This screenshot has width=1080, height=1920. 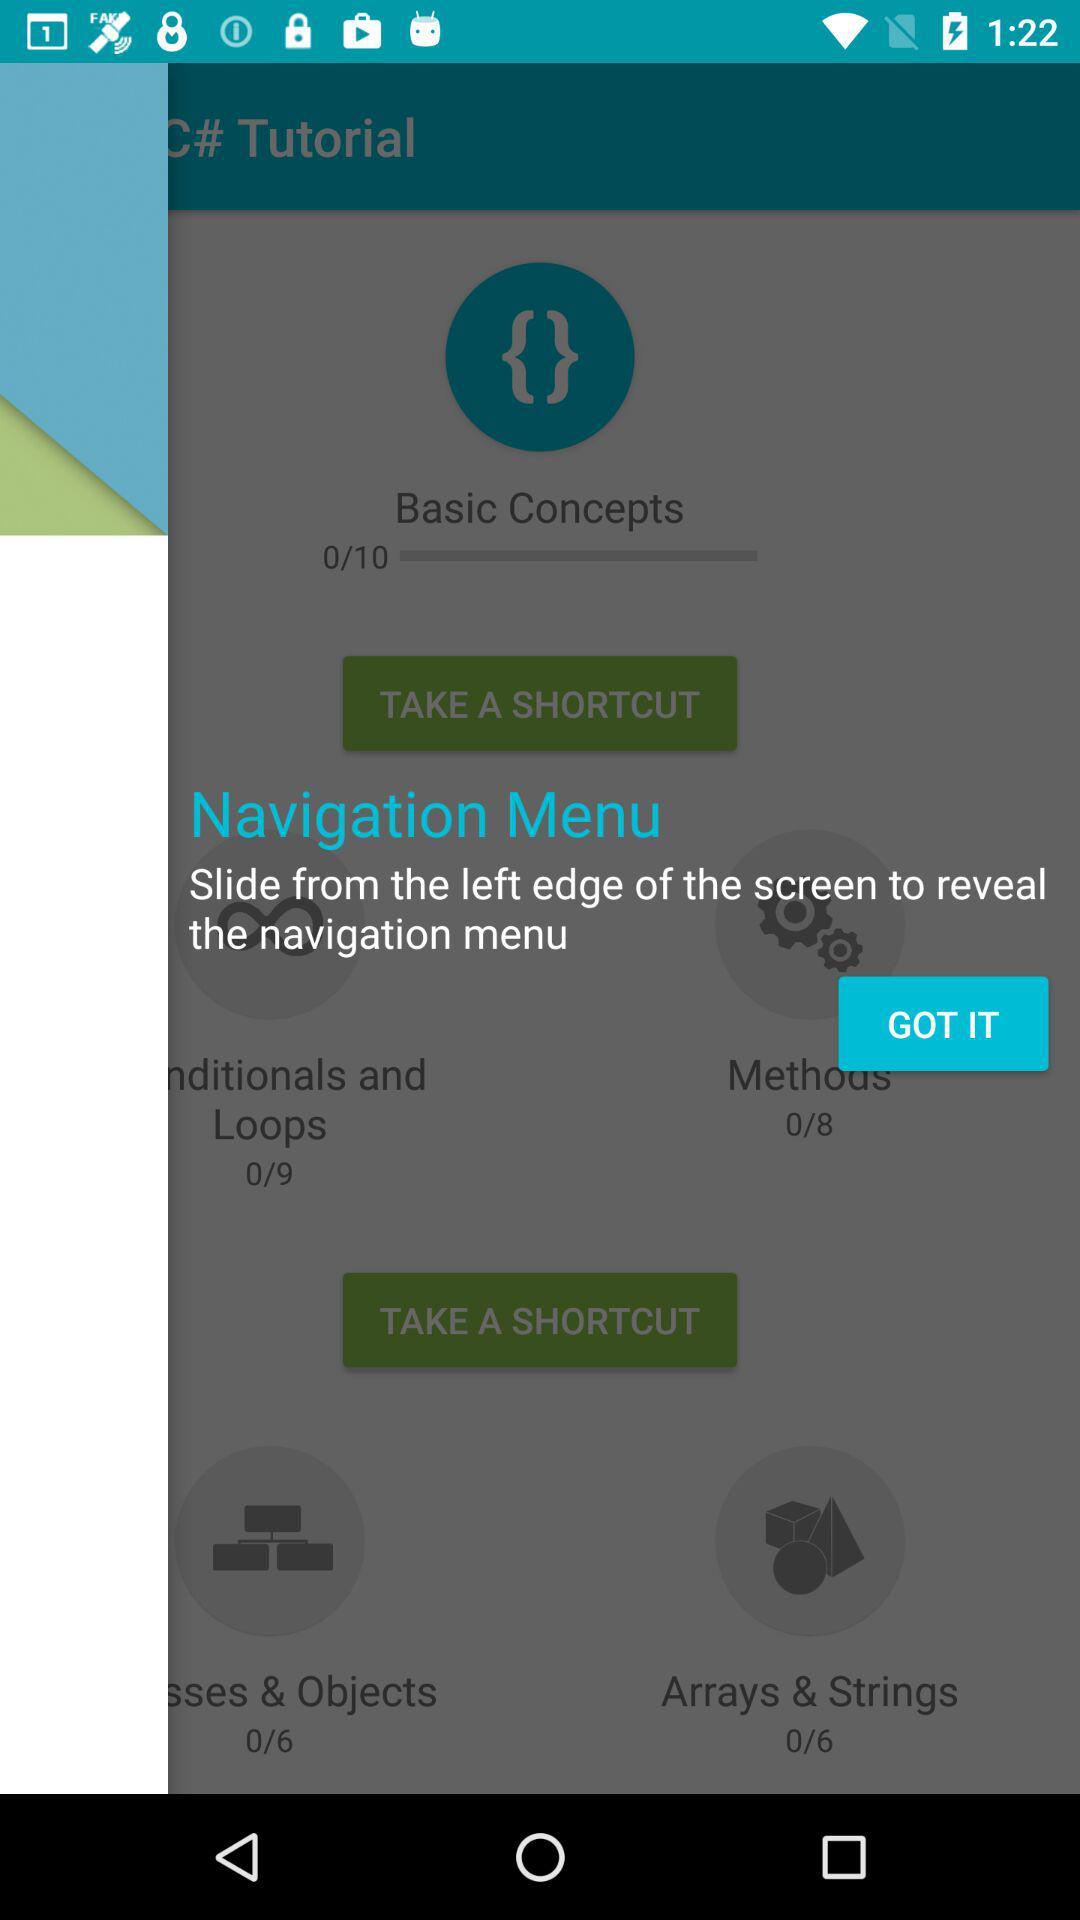 What do you see at coordinates (943, 1023) in the screenshot?
I see `the got it` at bounding box center [943, 1023].